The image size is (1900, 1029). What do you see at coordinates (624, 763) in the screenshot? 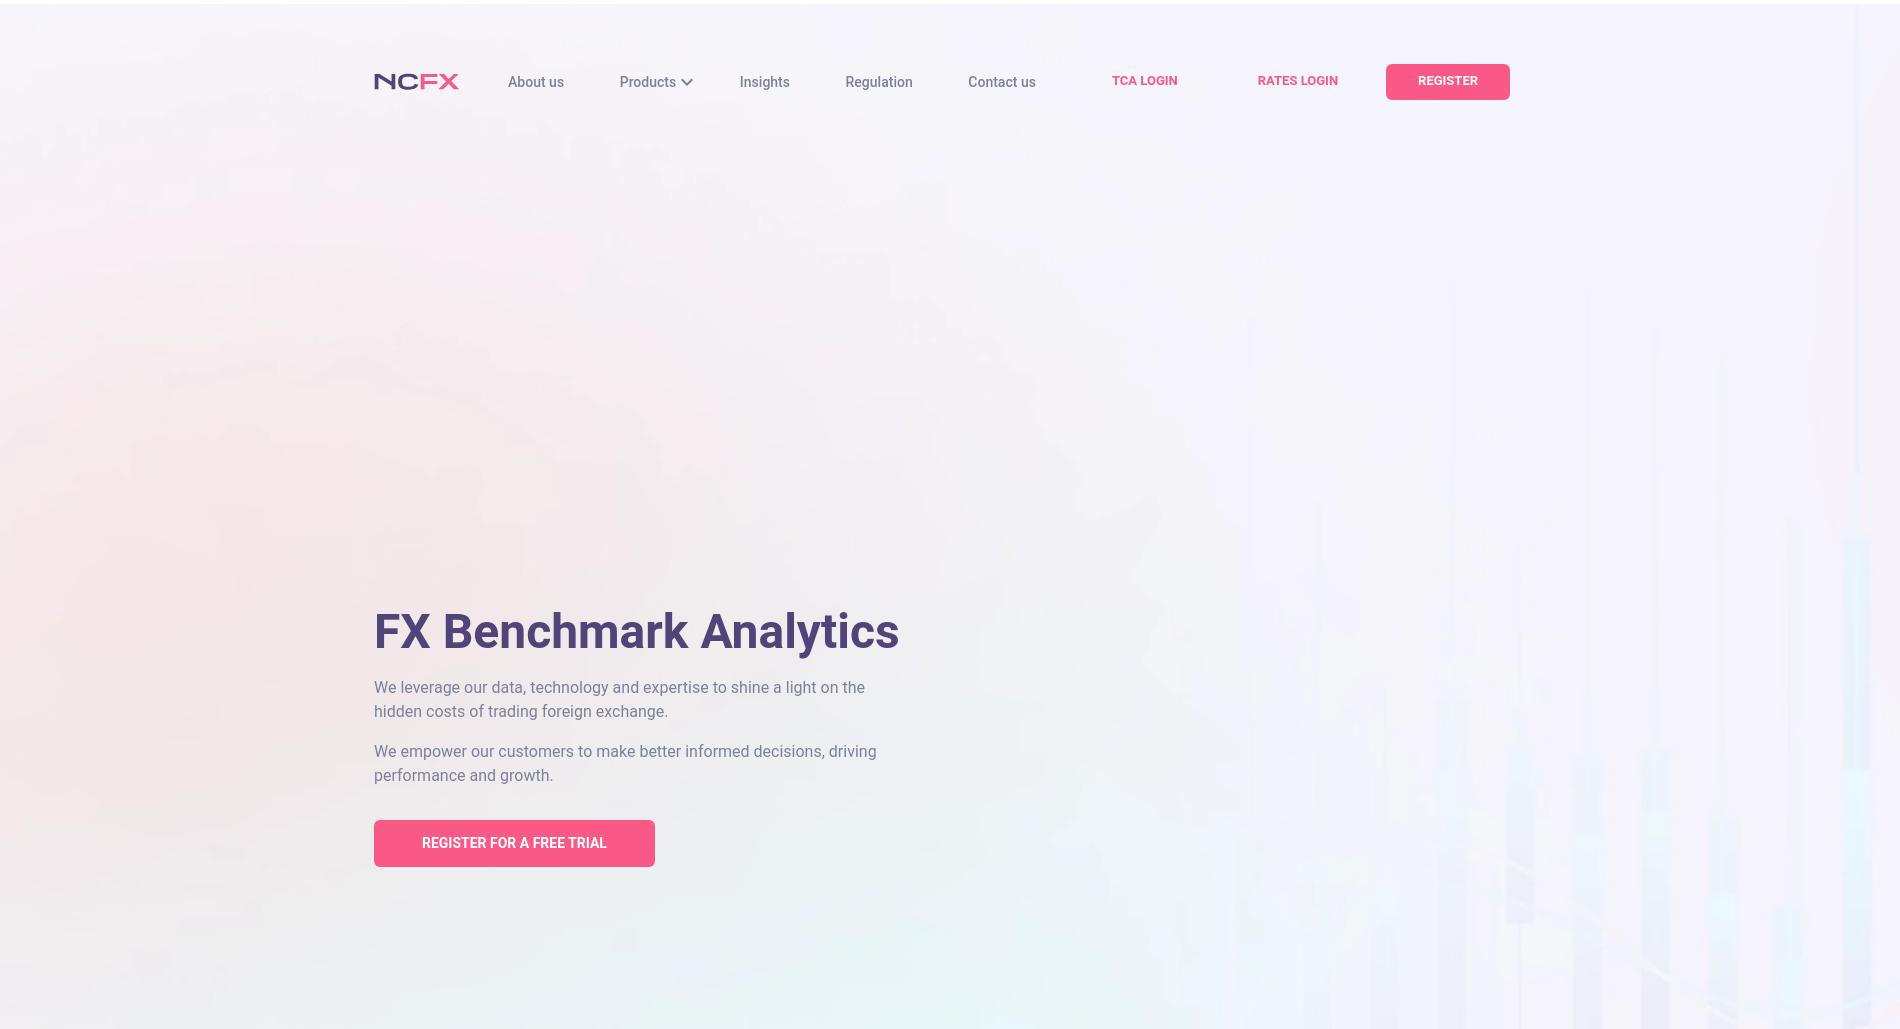
I see `'We empower our customers to make better informed decisions, driving performance and growth.'` at bounding box center [624, 763].